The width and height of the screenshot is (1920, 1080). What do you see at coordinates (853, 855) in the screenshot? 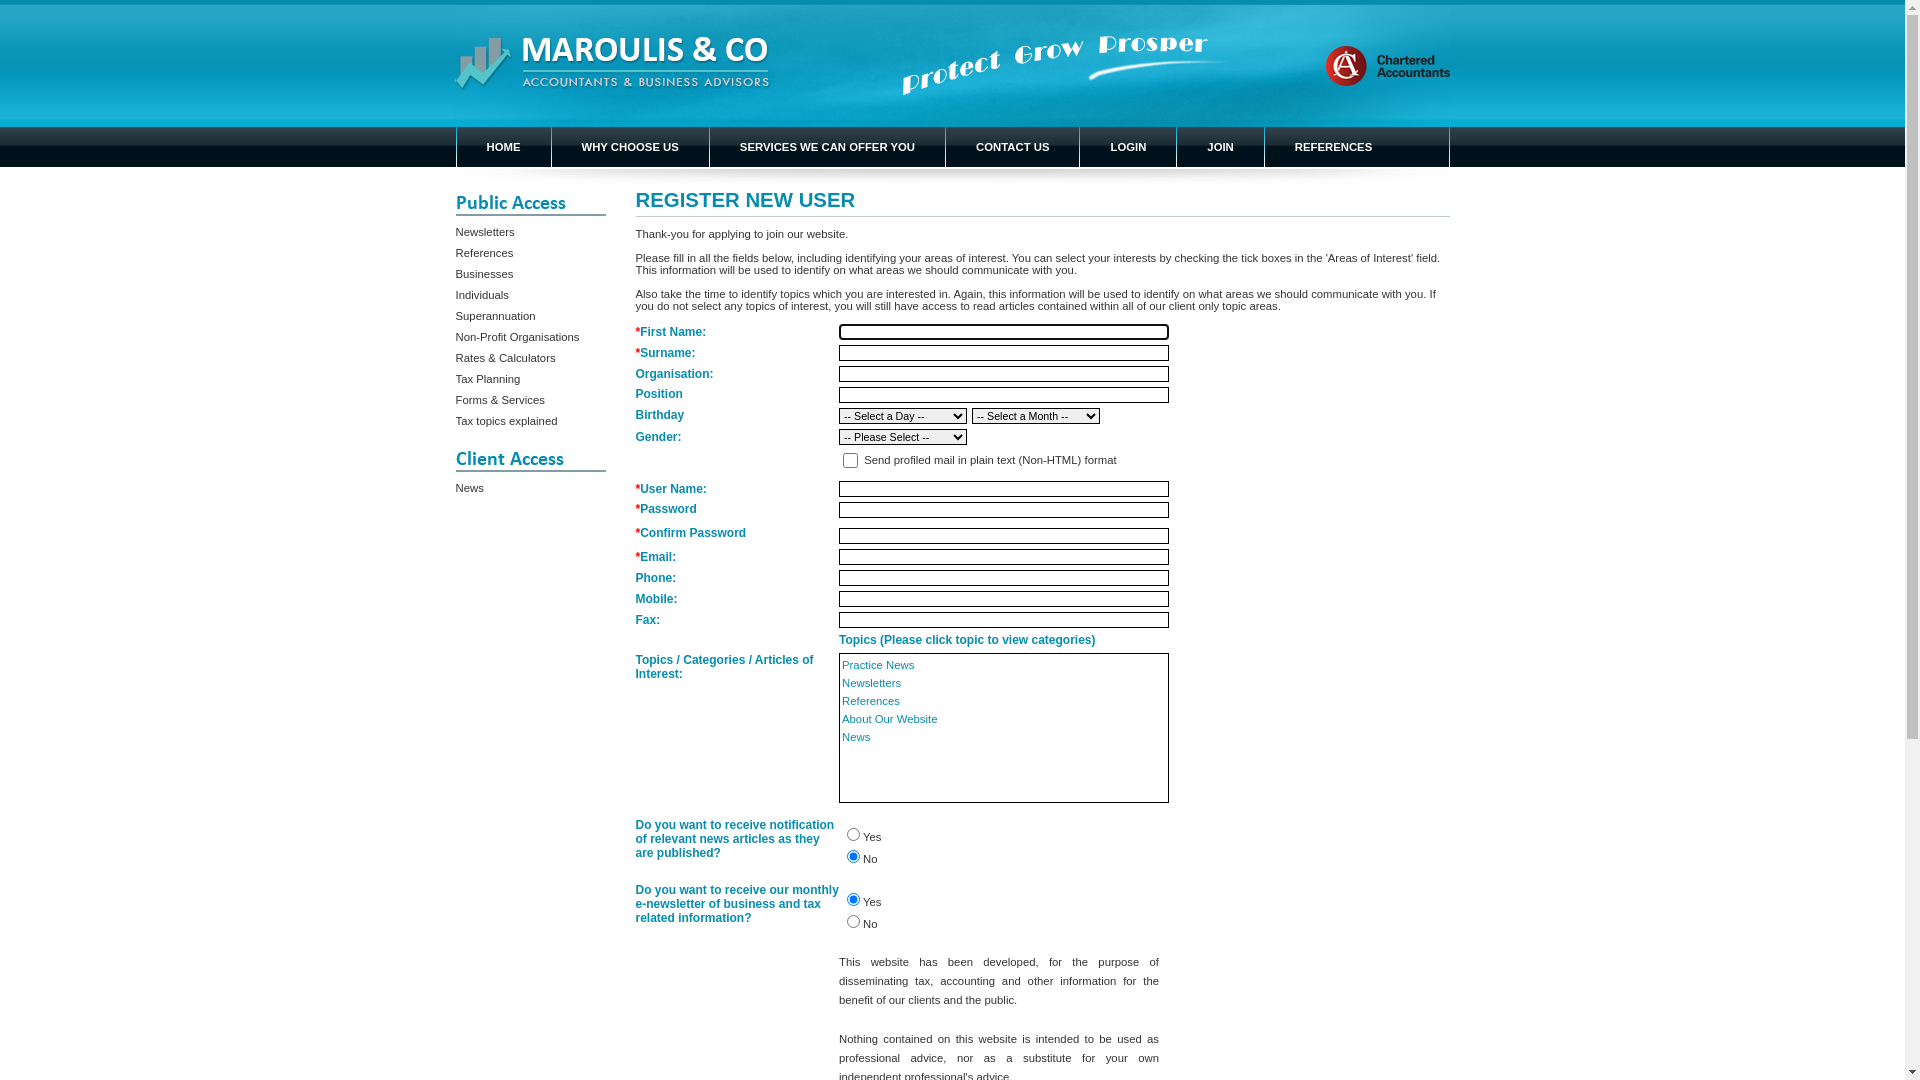
I see `'No'` at bounding box center [853, 855].